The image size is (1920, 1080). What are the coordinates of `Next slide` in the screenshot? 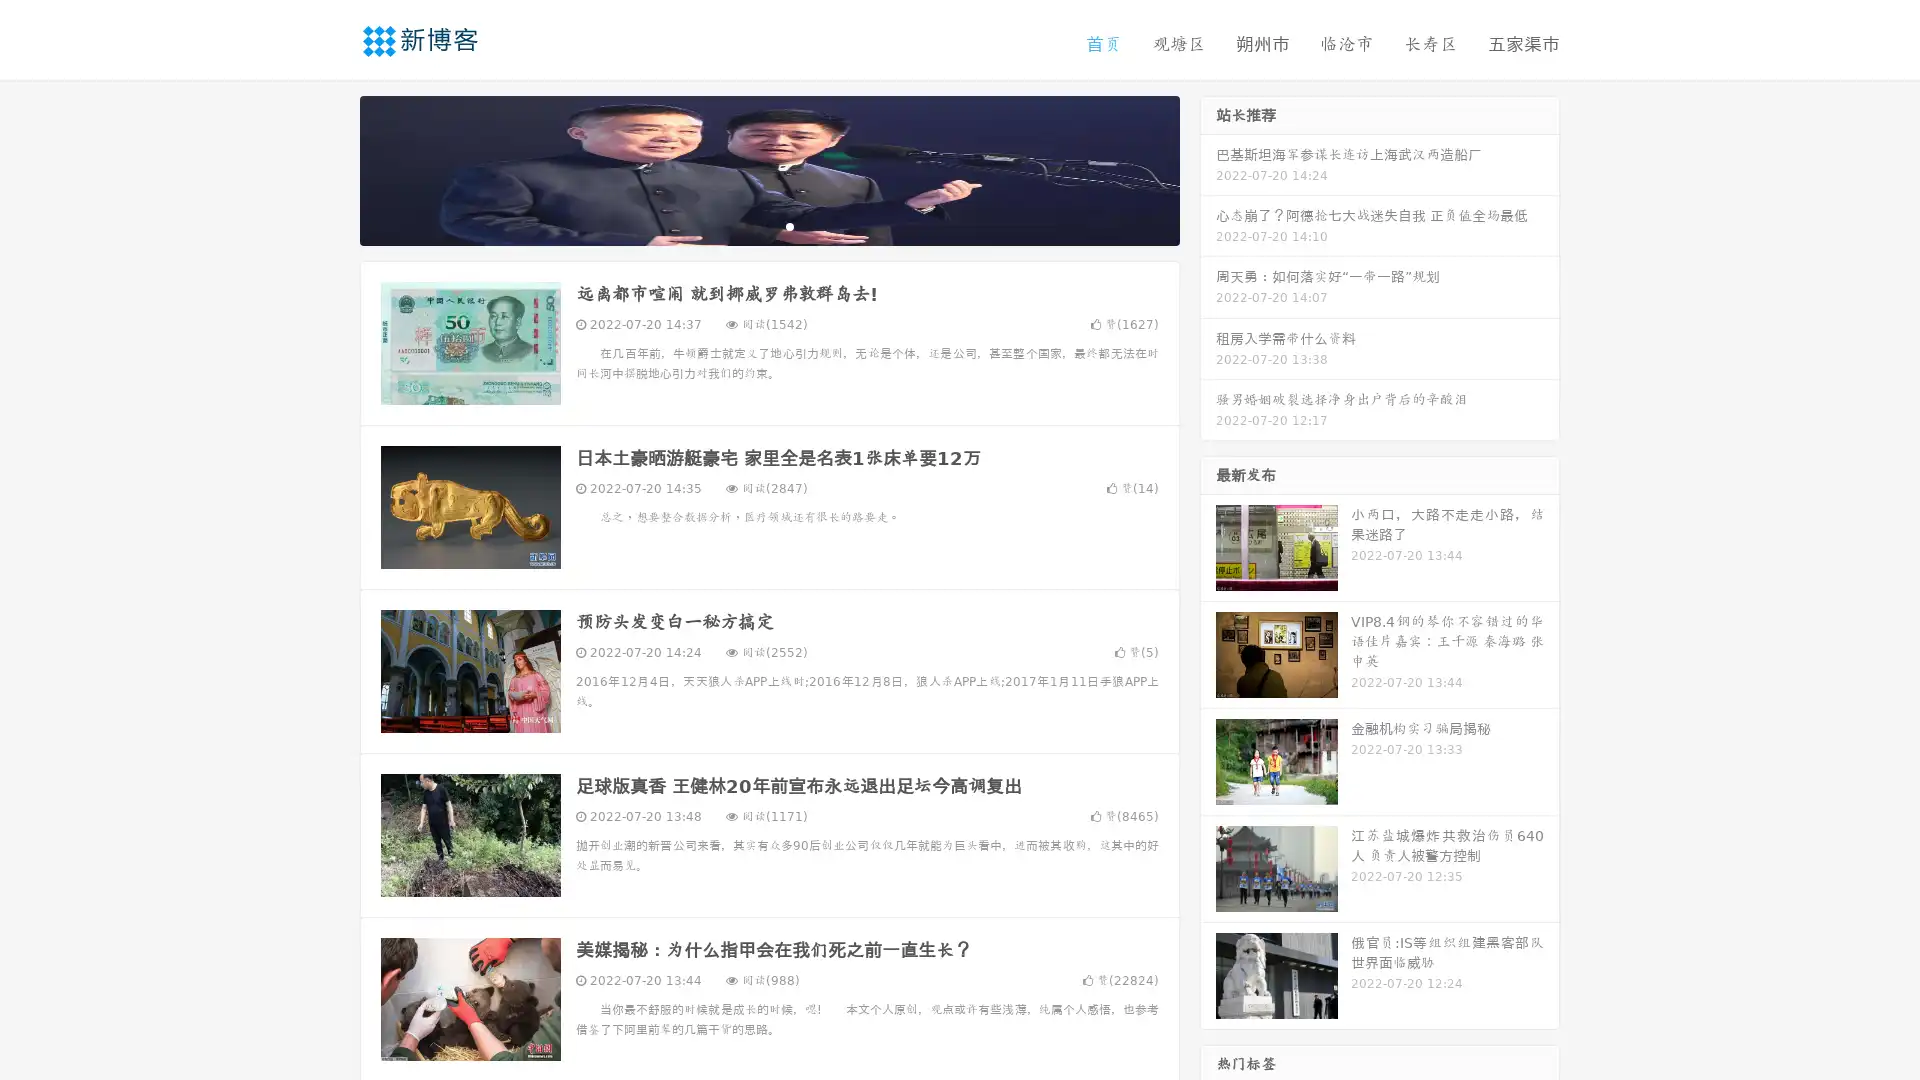 It's located at (1208, 168).